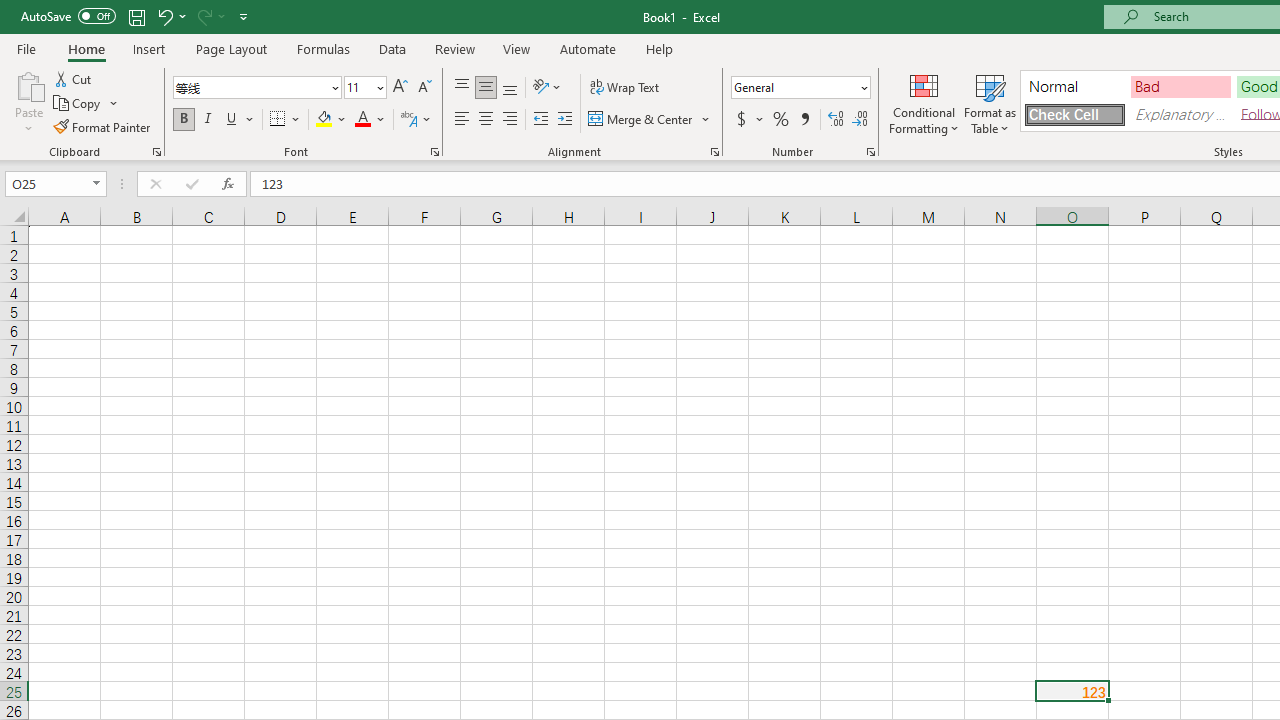 The width and height of the screenshot is (1280, 720). I want to click on 'Orientation', so click(547, 86).